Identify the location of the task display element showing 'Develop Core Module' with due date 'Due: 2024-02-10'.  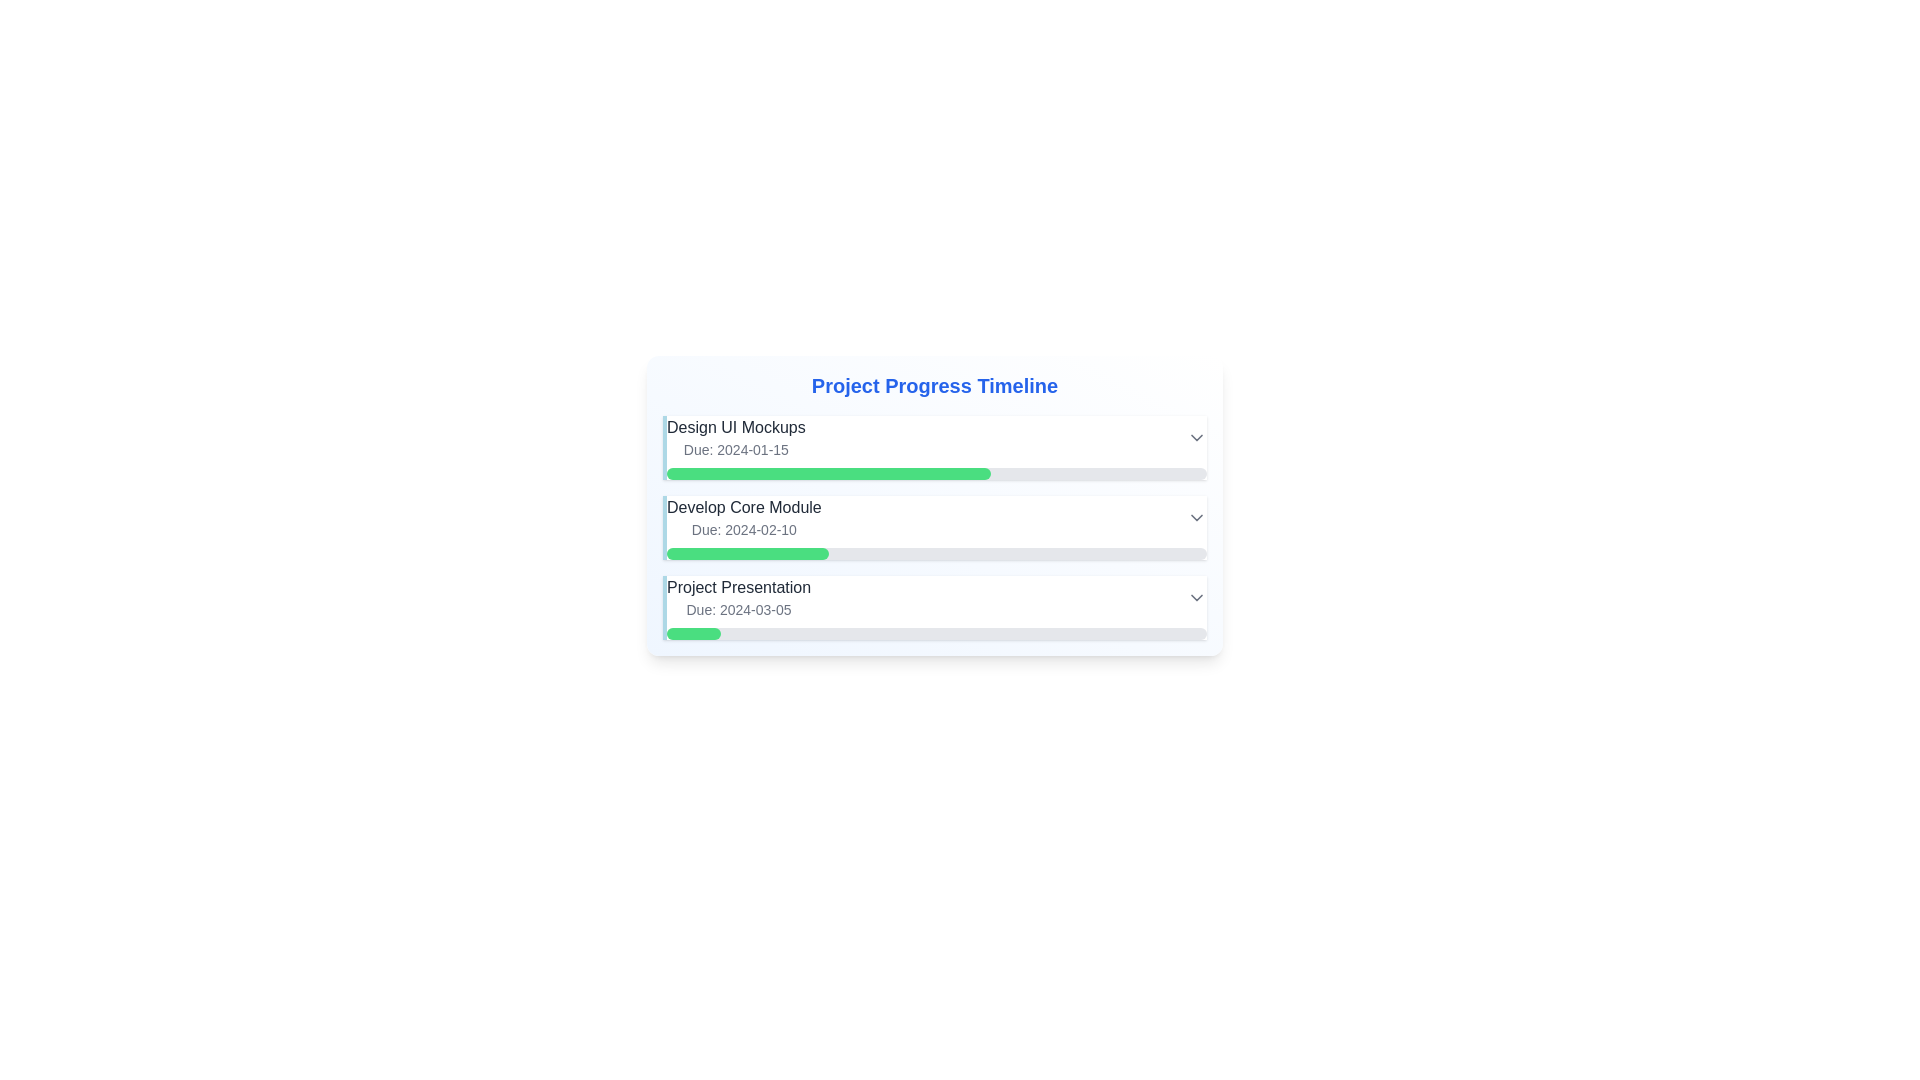
(934, 521).